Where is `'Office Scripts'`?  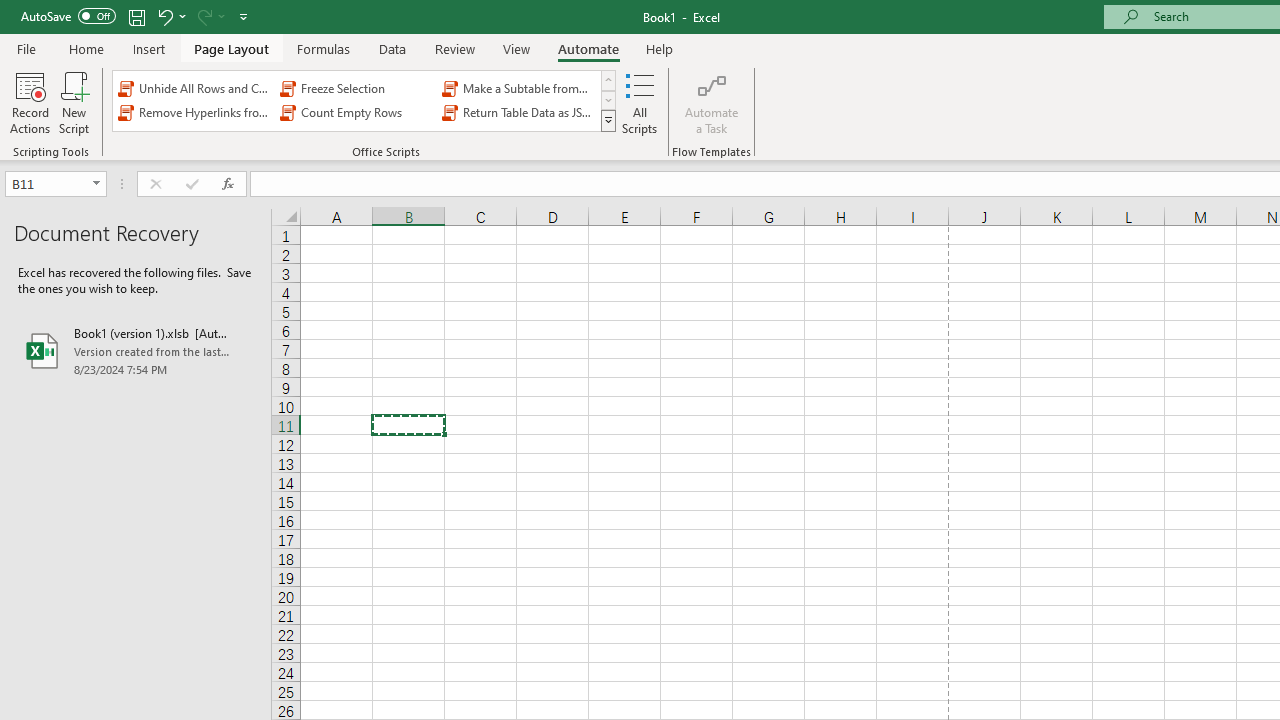
'Office Scripts' is located at coordinates (607, 120).